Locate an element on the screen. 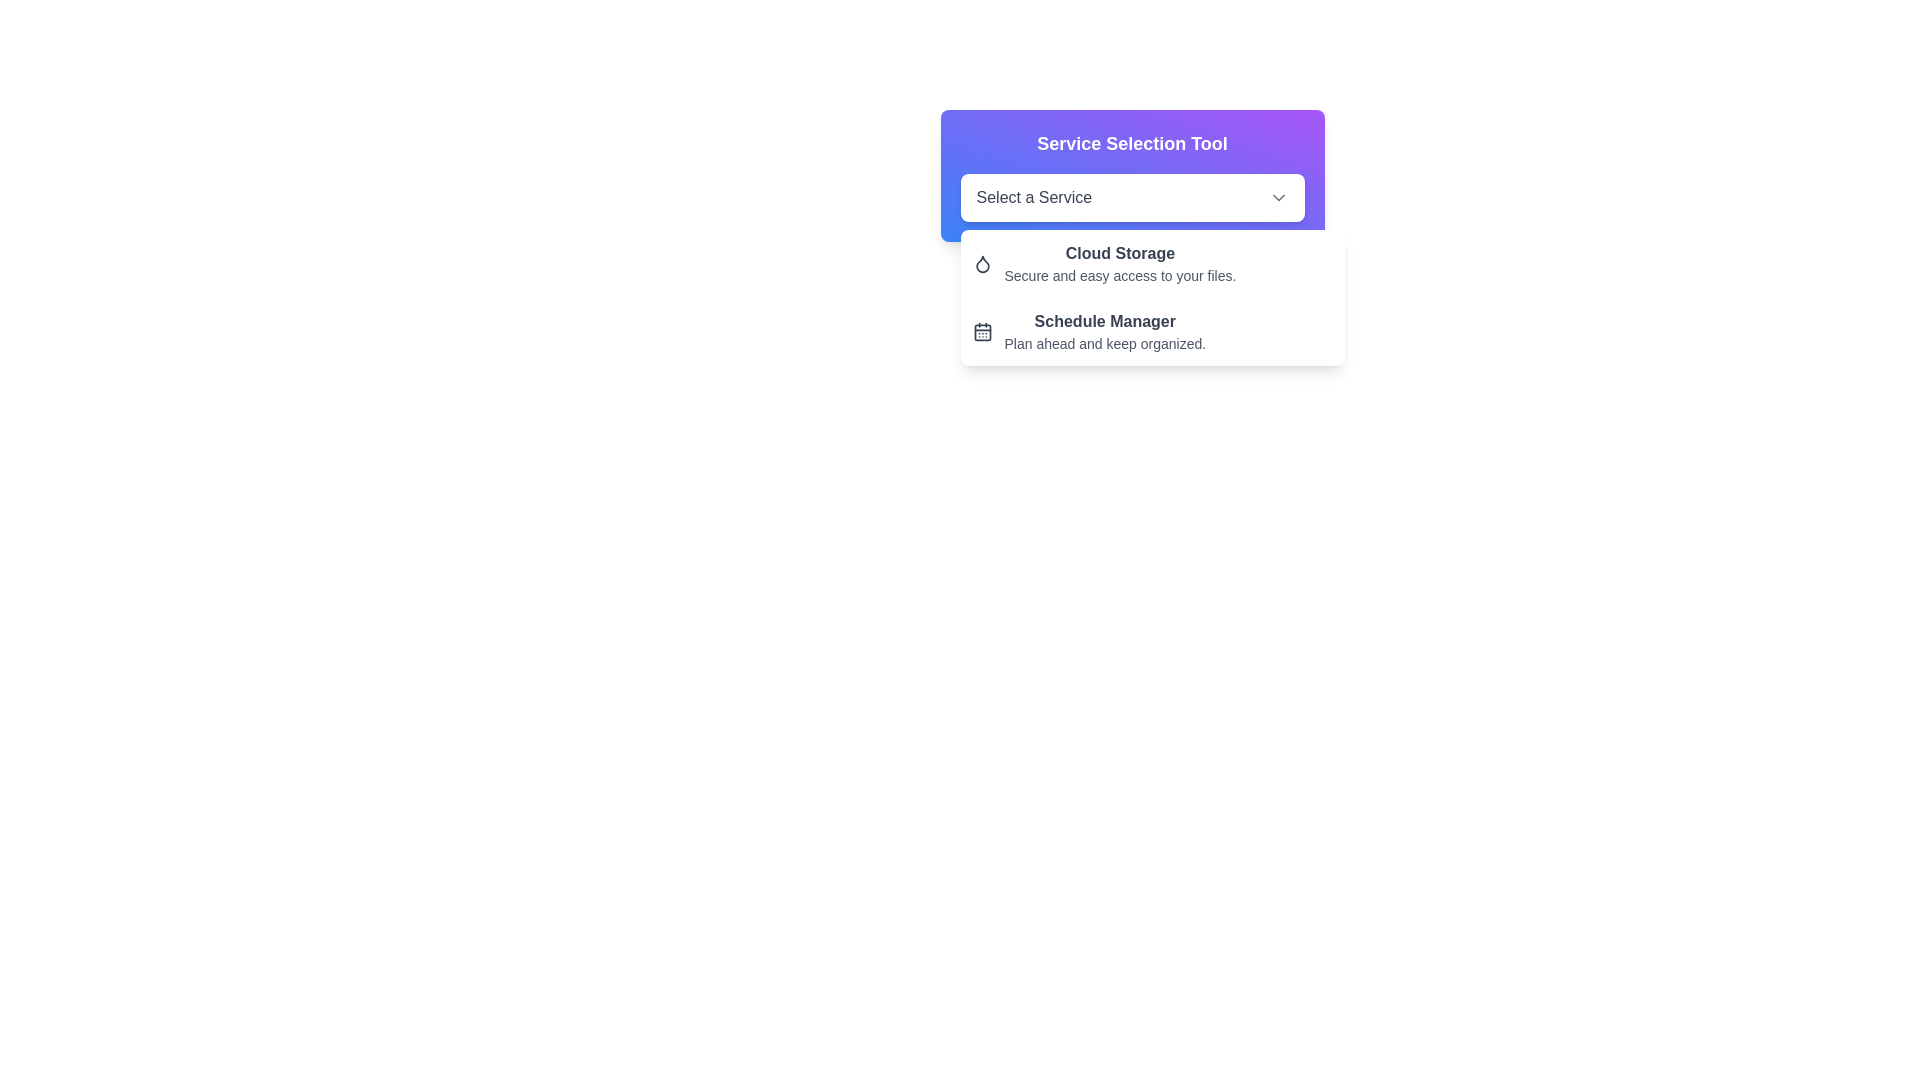 This screenshot has height=1080, width=1920. the 'Schedule Manager' option in the dropdown menu under 'Service Selection Tool' is located at coordinates (1152, 330).